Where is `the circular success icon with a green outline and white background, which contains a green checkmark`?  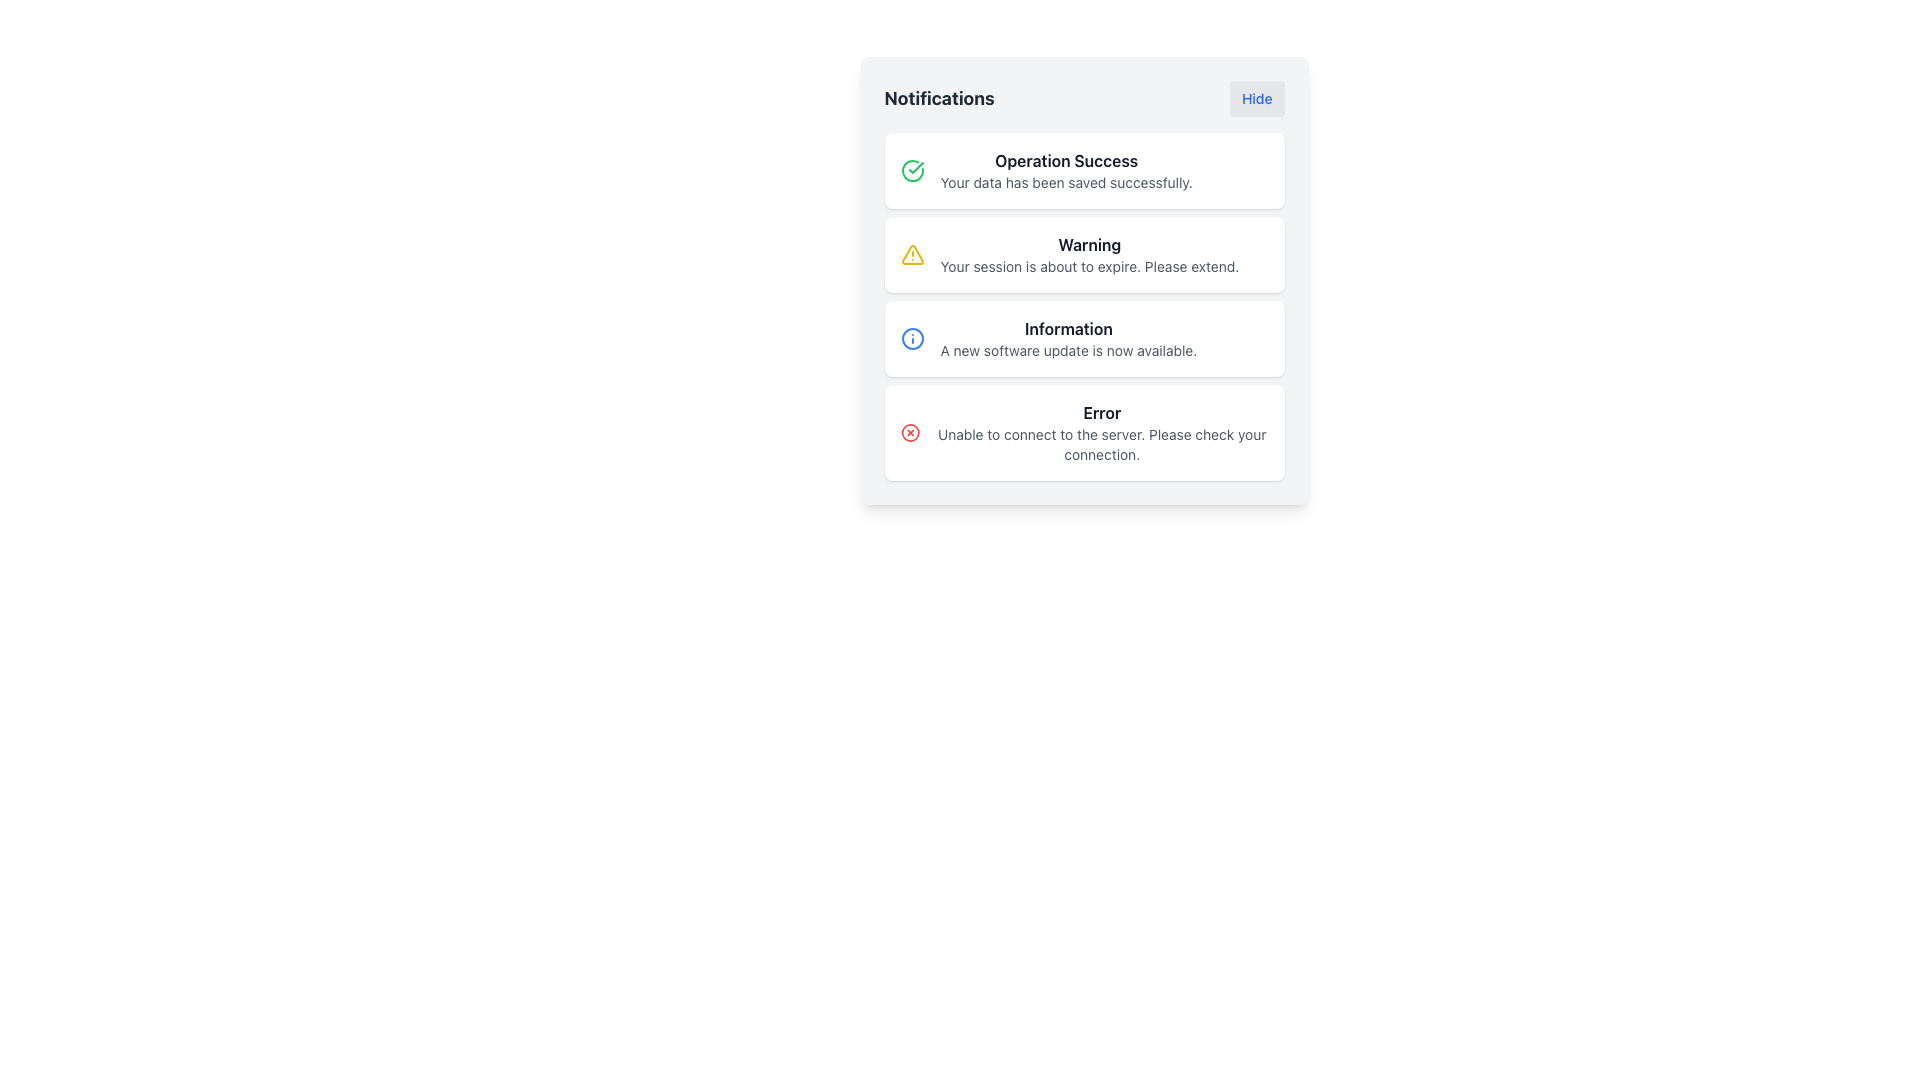 the circular success icon with a green outline and white background, which contains a green checkmark is located at coordinates (911, 169).